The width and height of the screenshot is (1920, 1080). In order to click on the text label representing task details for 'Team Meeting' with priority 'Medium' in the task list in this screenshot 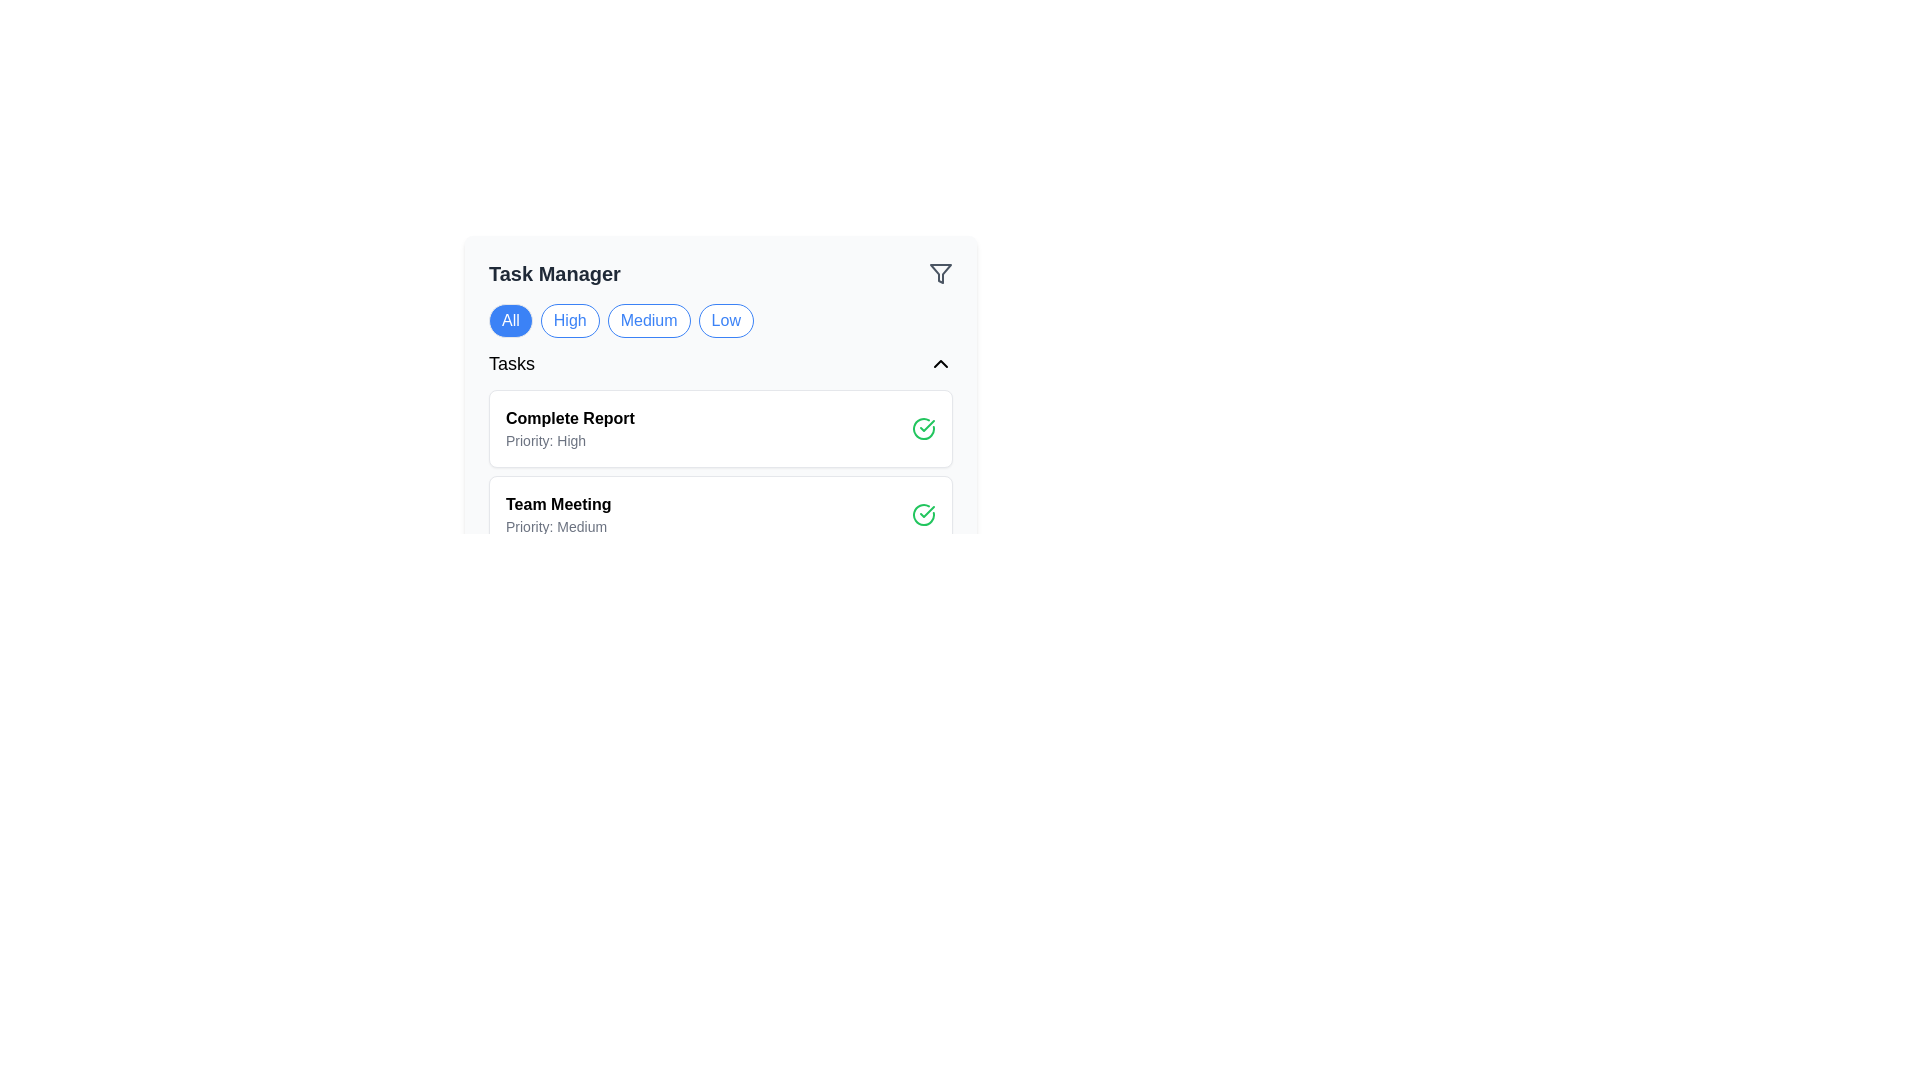, I will do `click(558, 514)`.